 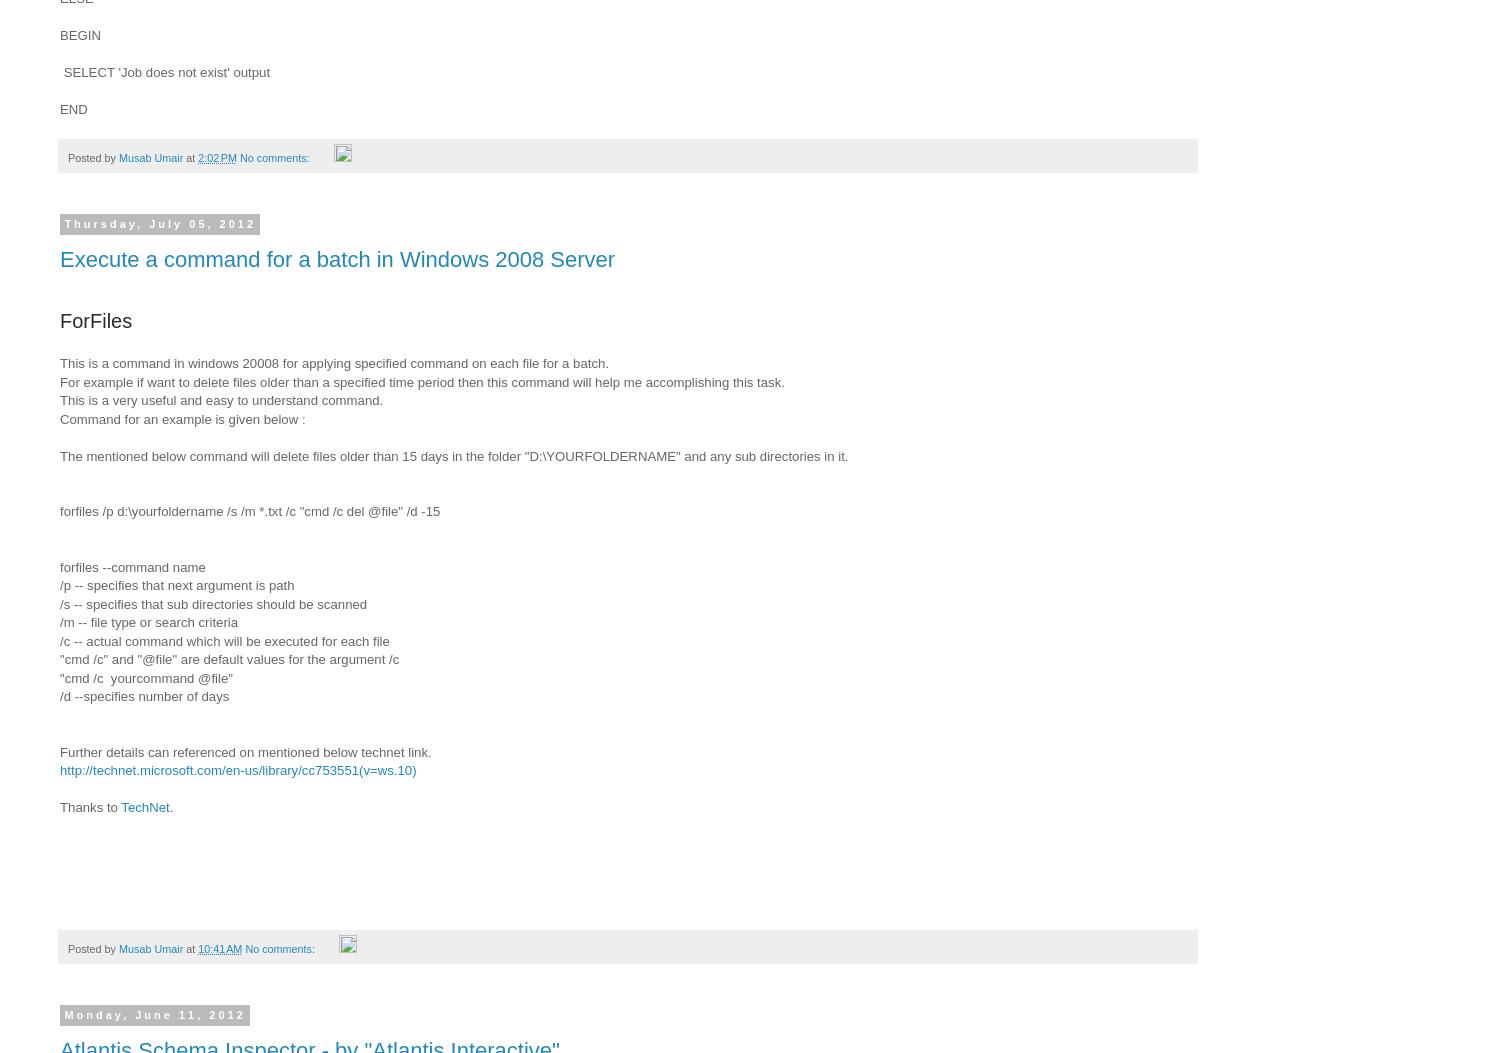 What do you see at coordinates (334, 362) in the screenshot?
I see `'This is a command in windows 20008 for applying specified command on each file for a batch.'` at bounding box center [334, 362].